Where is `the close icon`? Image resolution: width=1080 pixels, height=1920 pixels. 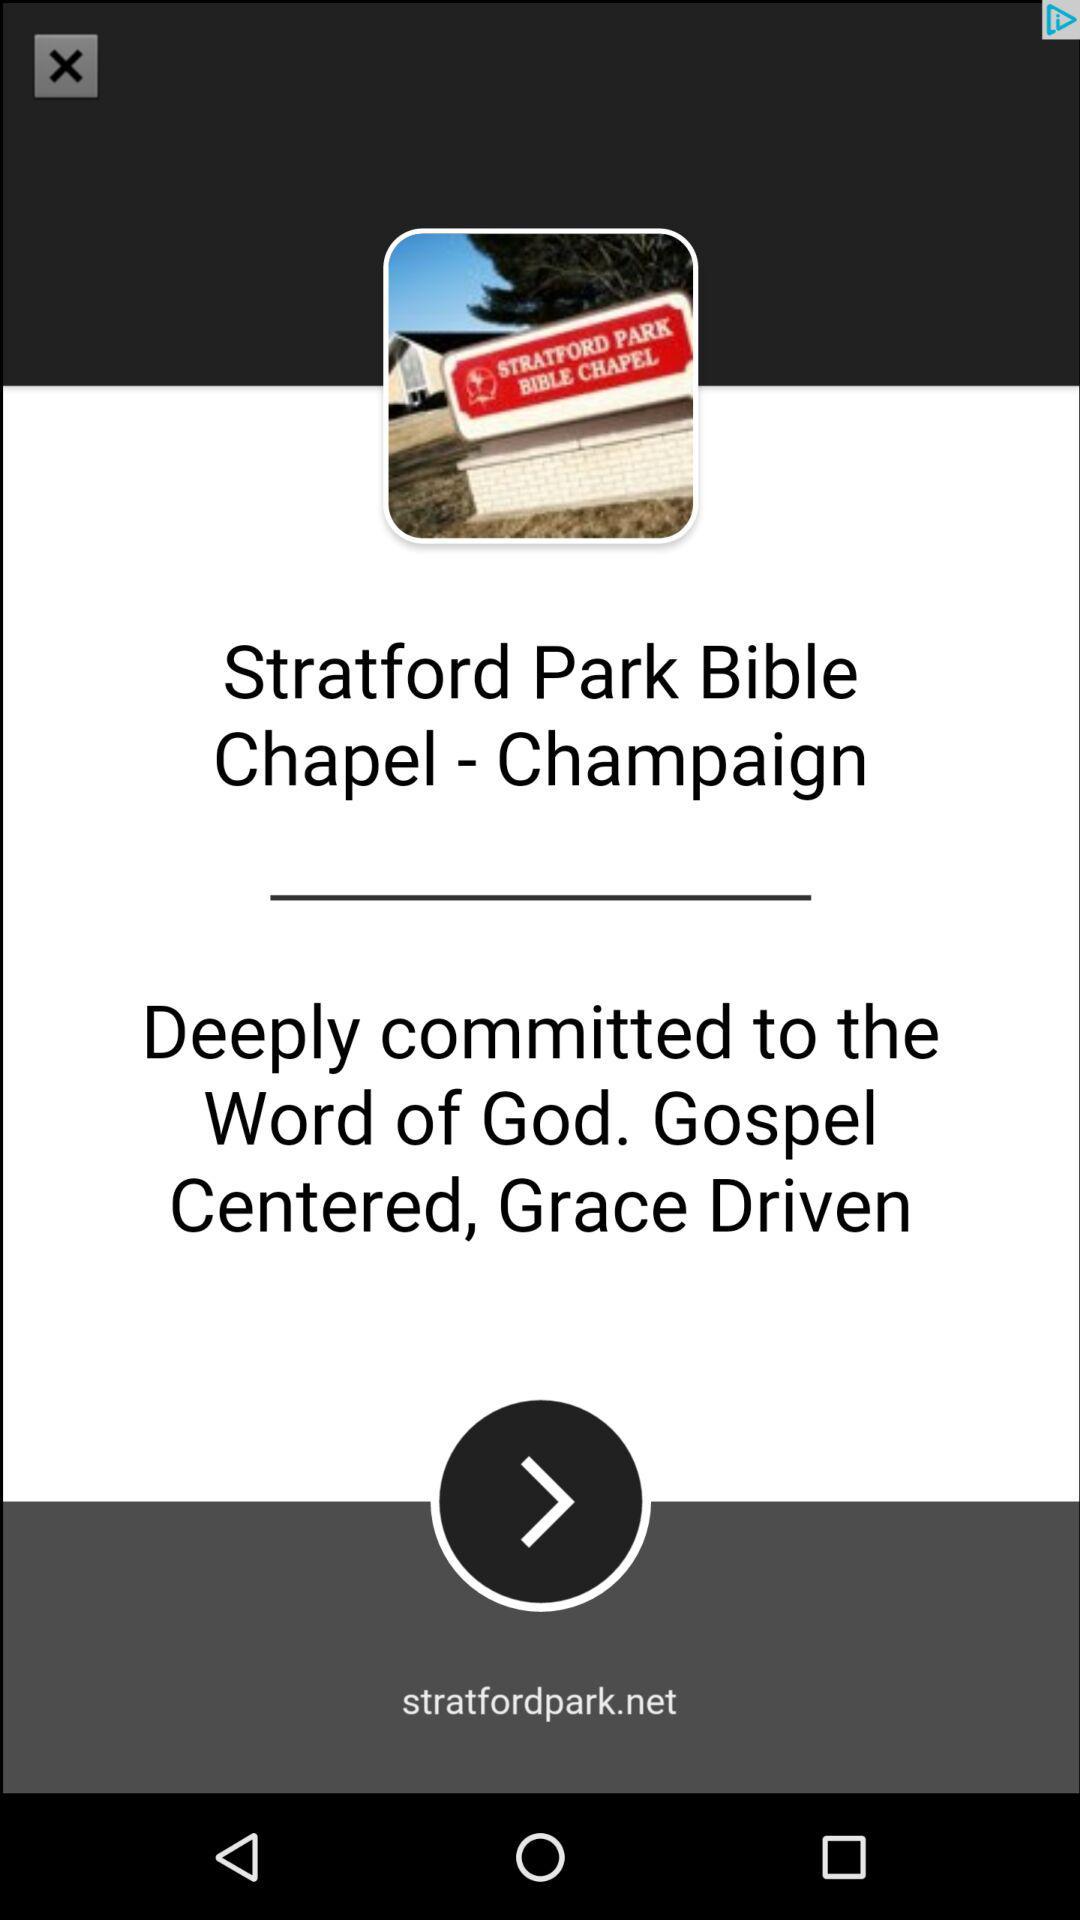
the close icon is located at coordinates (64, 70).